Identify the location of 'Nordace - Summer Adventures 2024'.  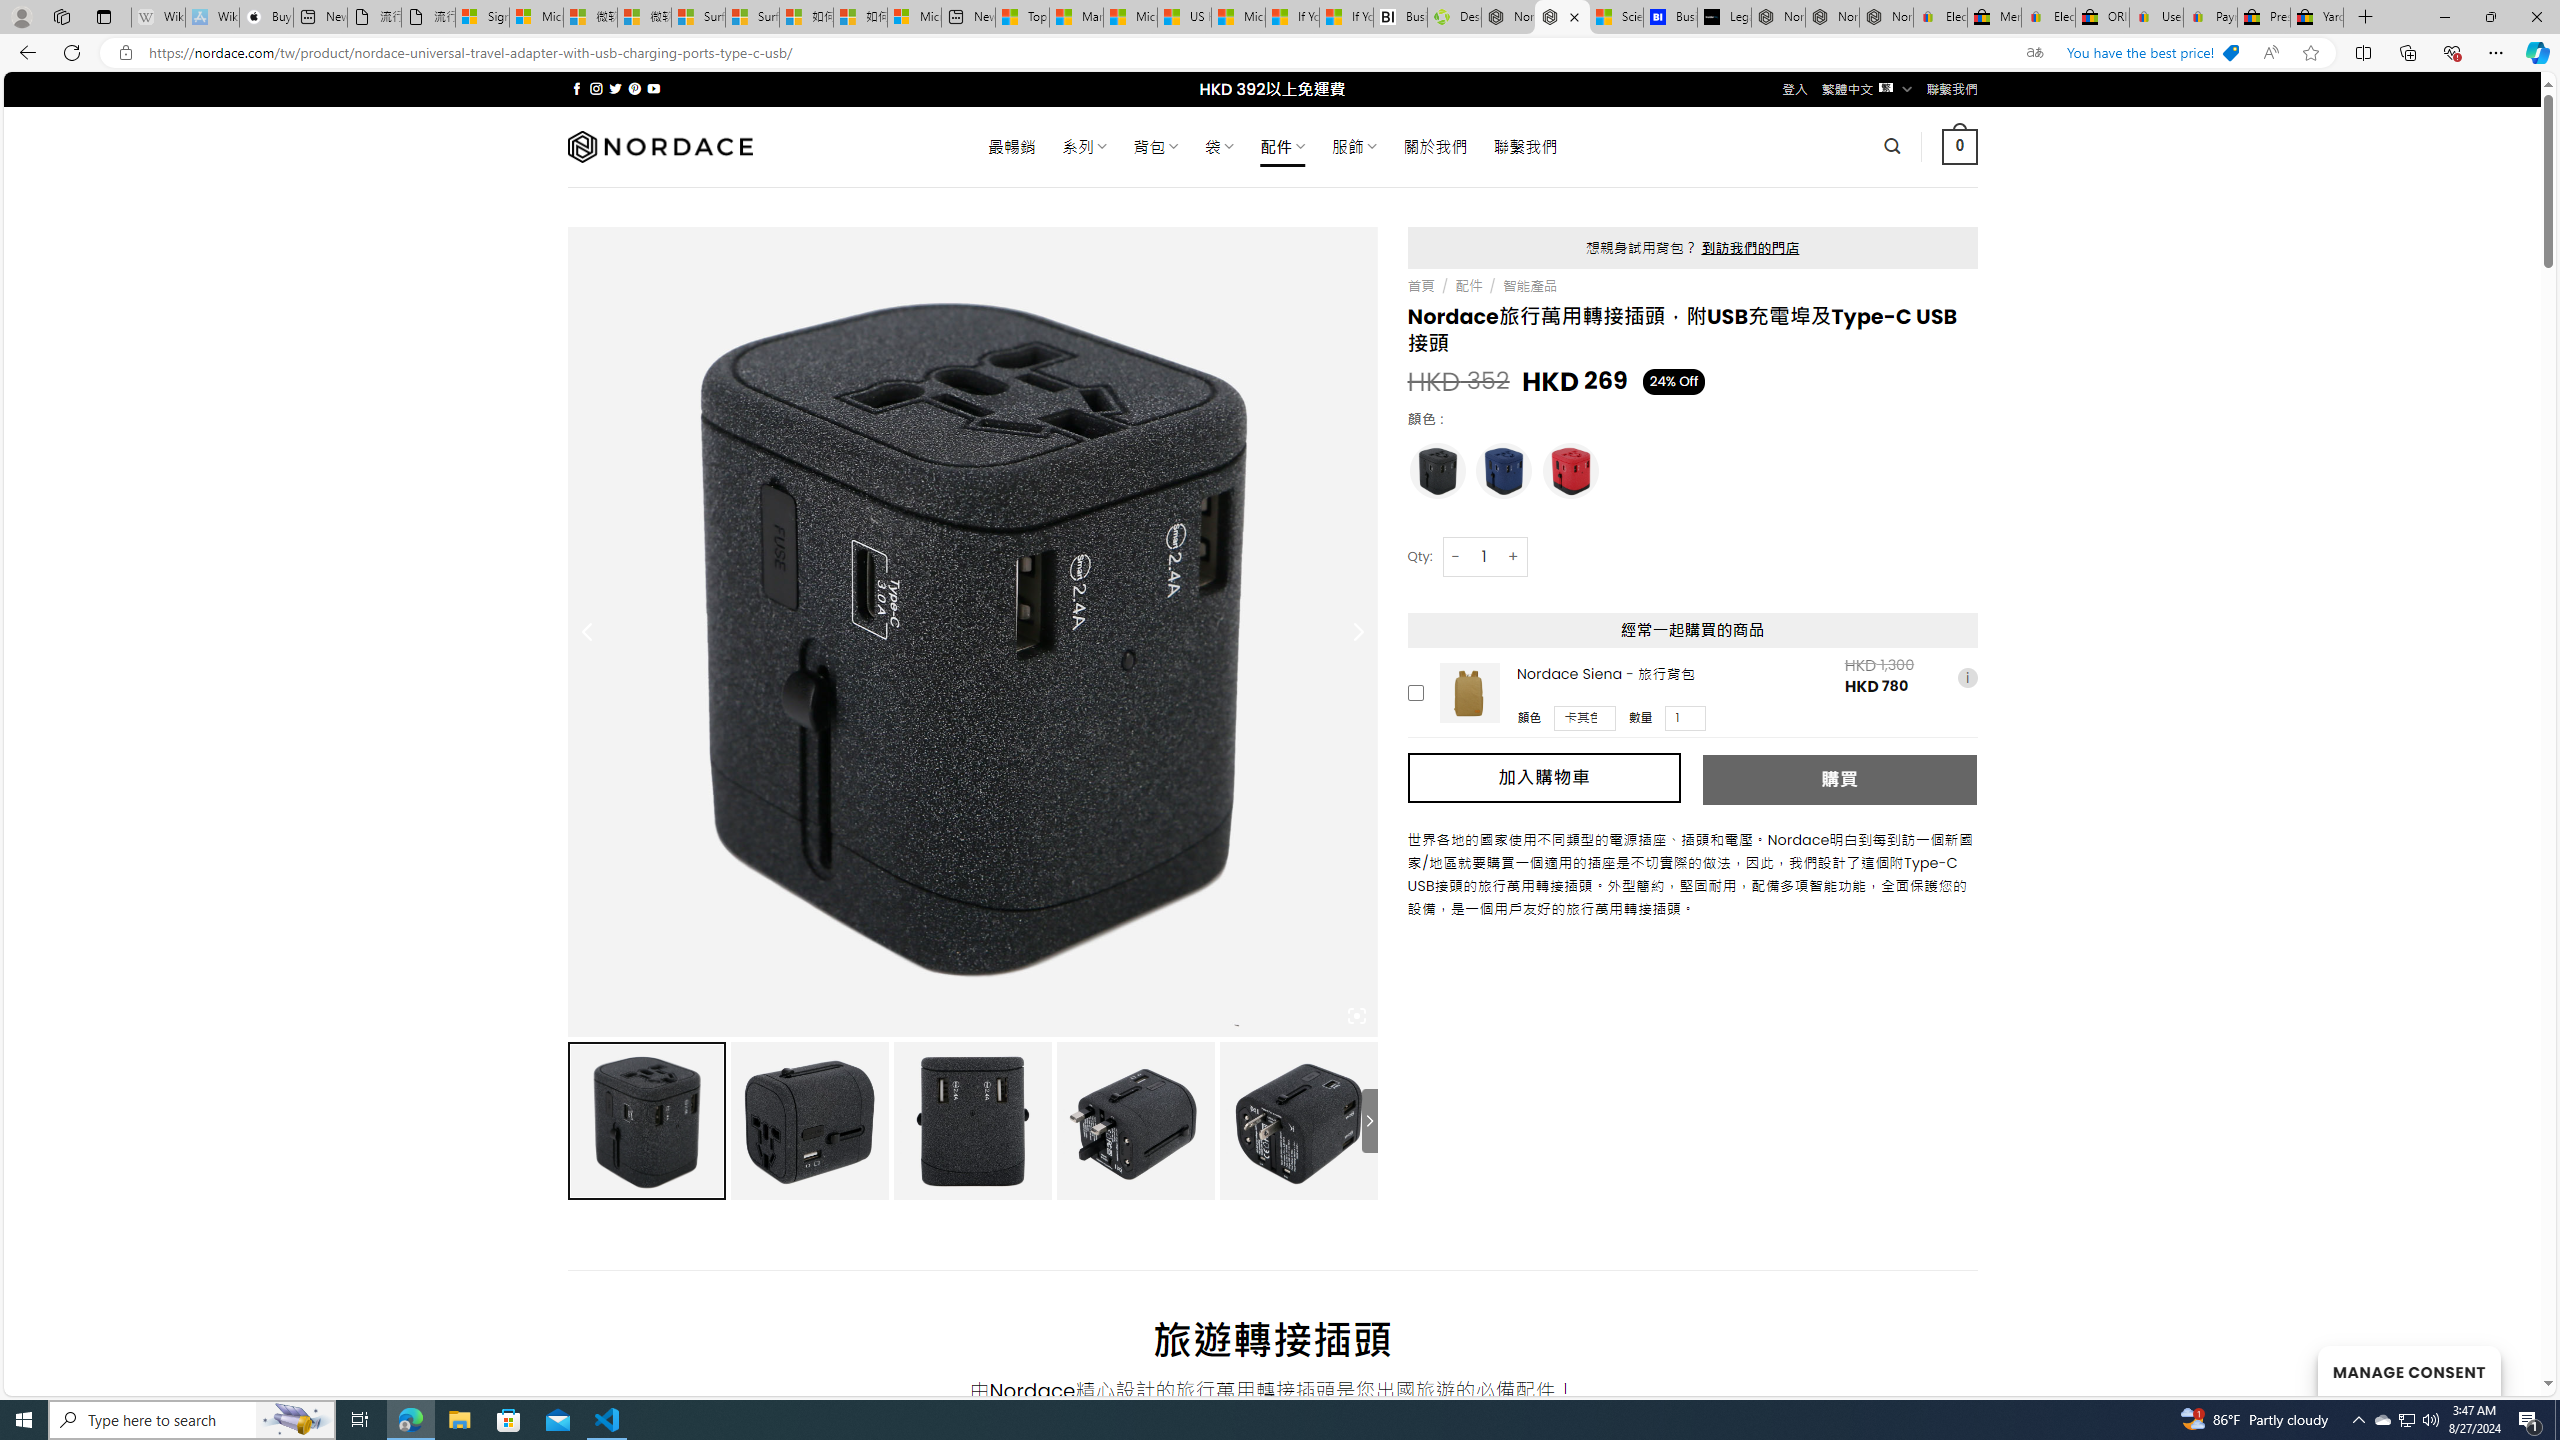
(1507, 16).